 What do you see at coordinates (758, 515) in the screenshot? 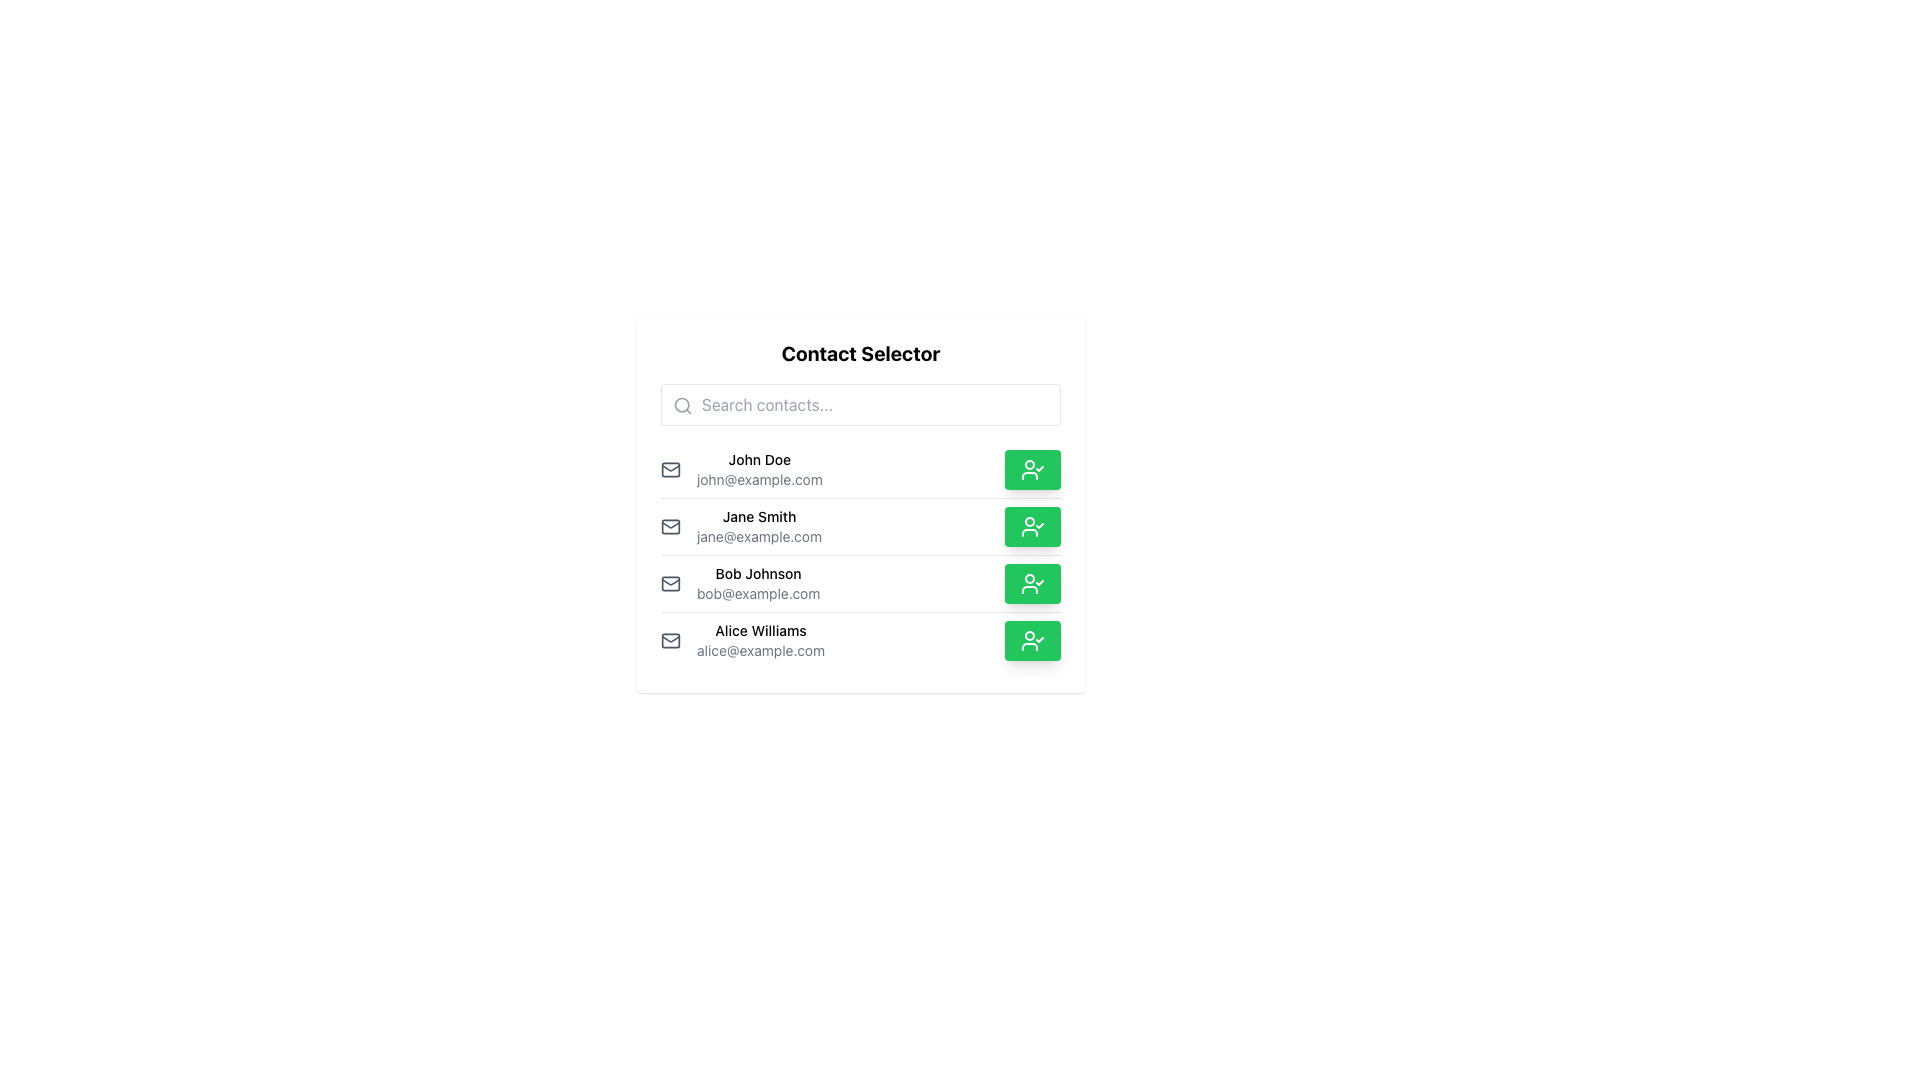
I see `the text 'Jane Smith' from the second row of the contact list interface, which is displayed in a bold style and is located above the email address 'jane@example.com'` at bounding box center [758, 515].